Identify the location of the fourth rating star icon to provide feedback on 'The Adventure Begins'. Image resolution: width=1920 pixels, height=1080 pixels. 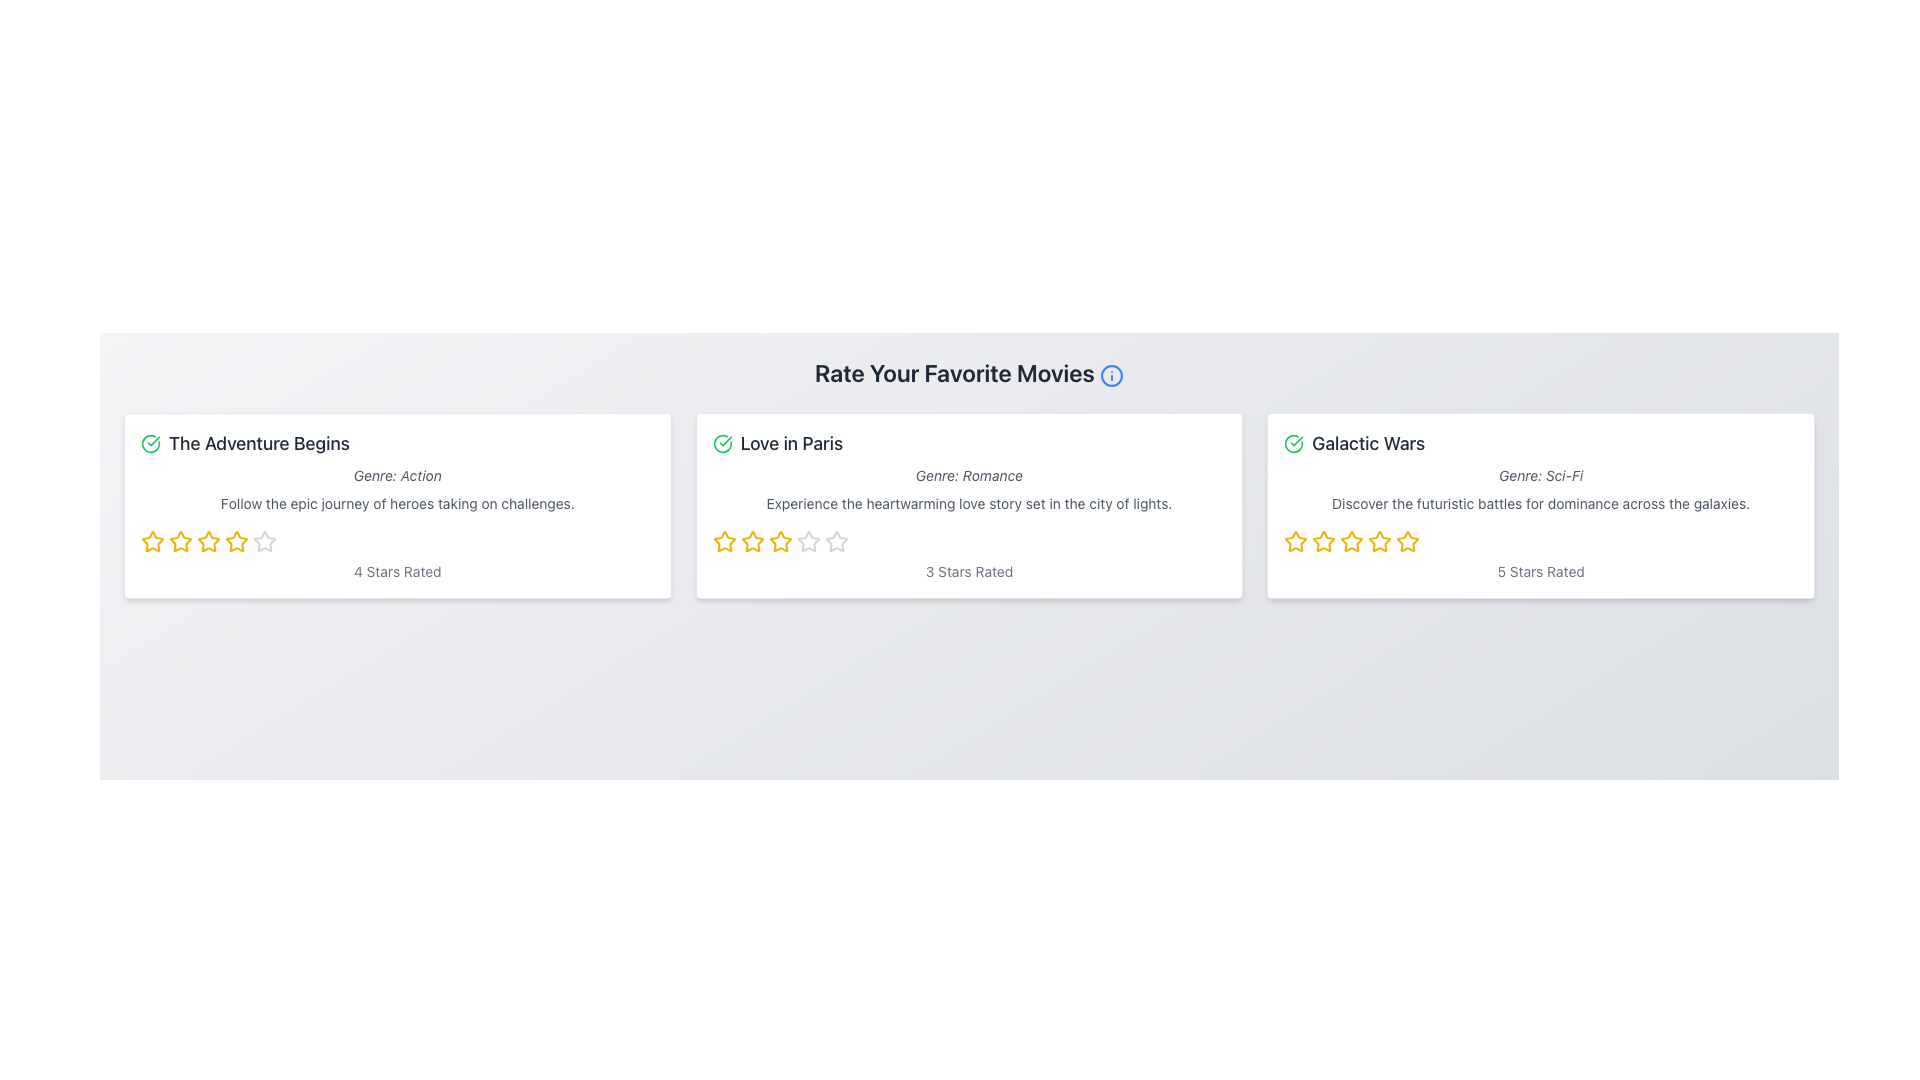
(209, 542).